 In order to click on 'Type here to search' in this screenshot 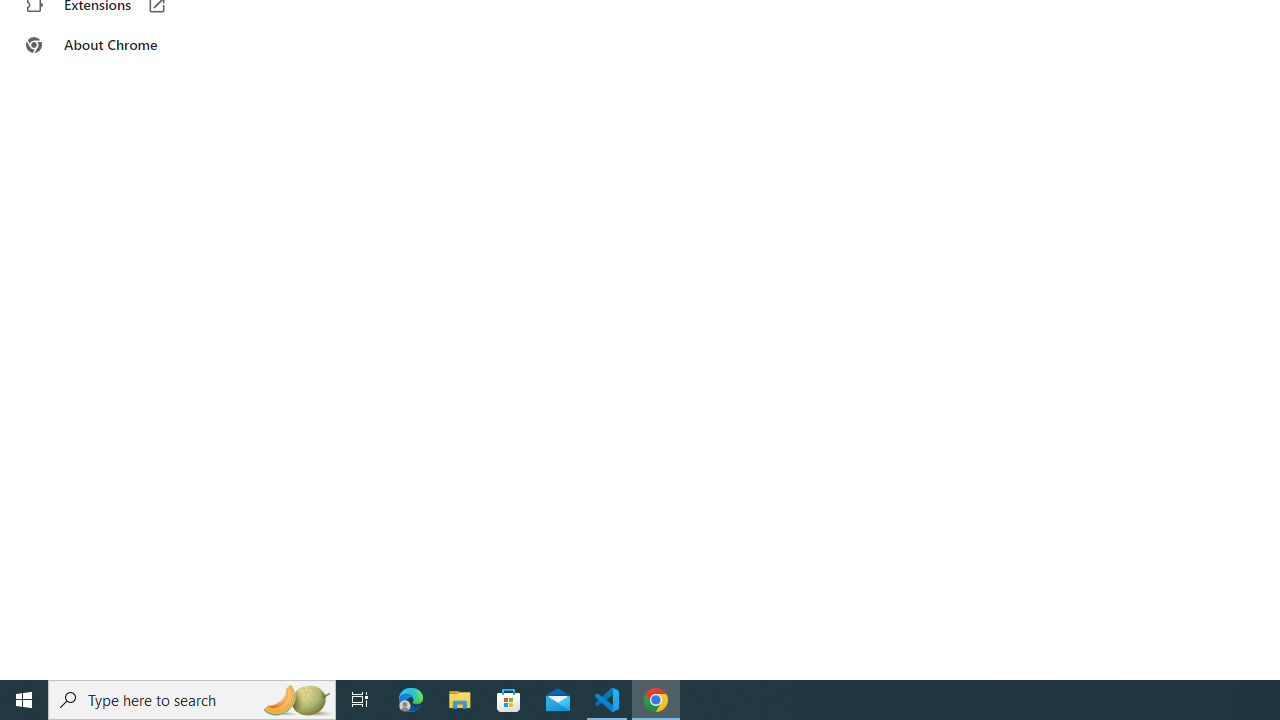, I will do `click(192, 698)`.